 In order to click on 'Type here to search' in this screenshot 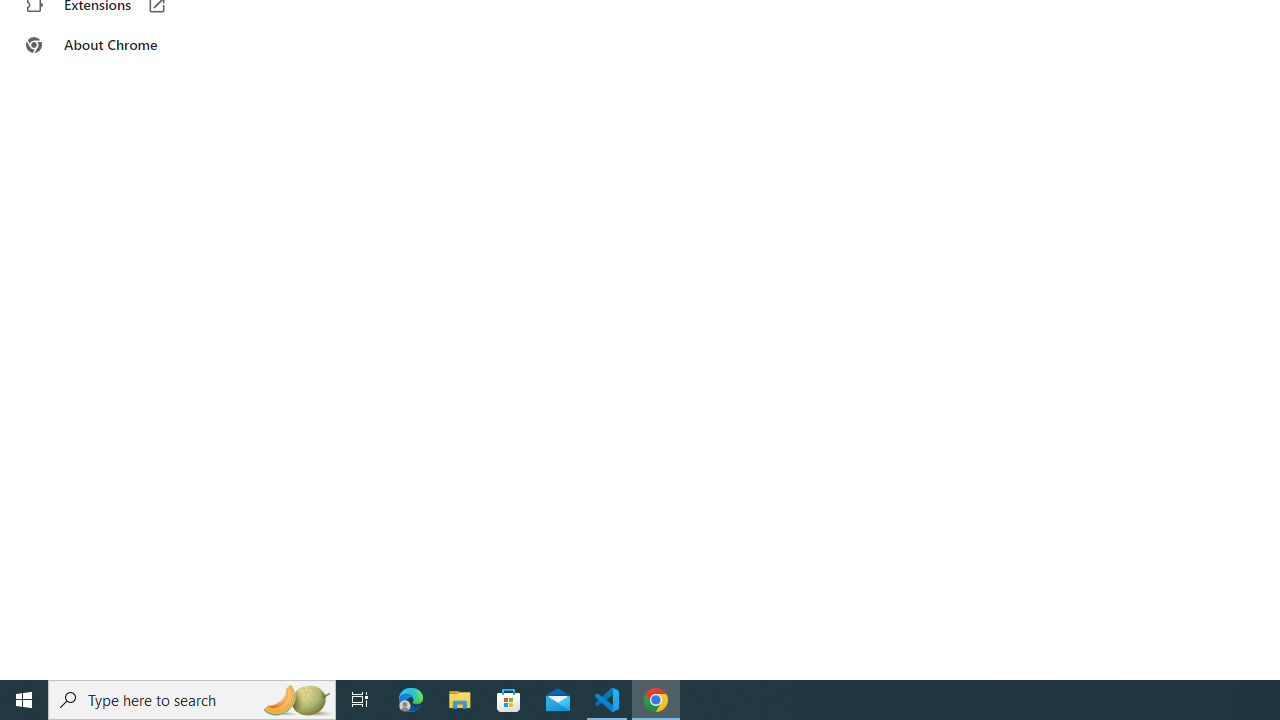, I will do `click(192, 698)`.